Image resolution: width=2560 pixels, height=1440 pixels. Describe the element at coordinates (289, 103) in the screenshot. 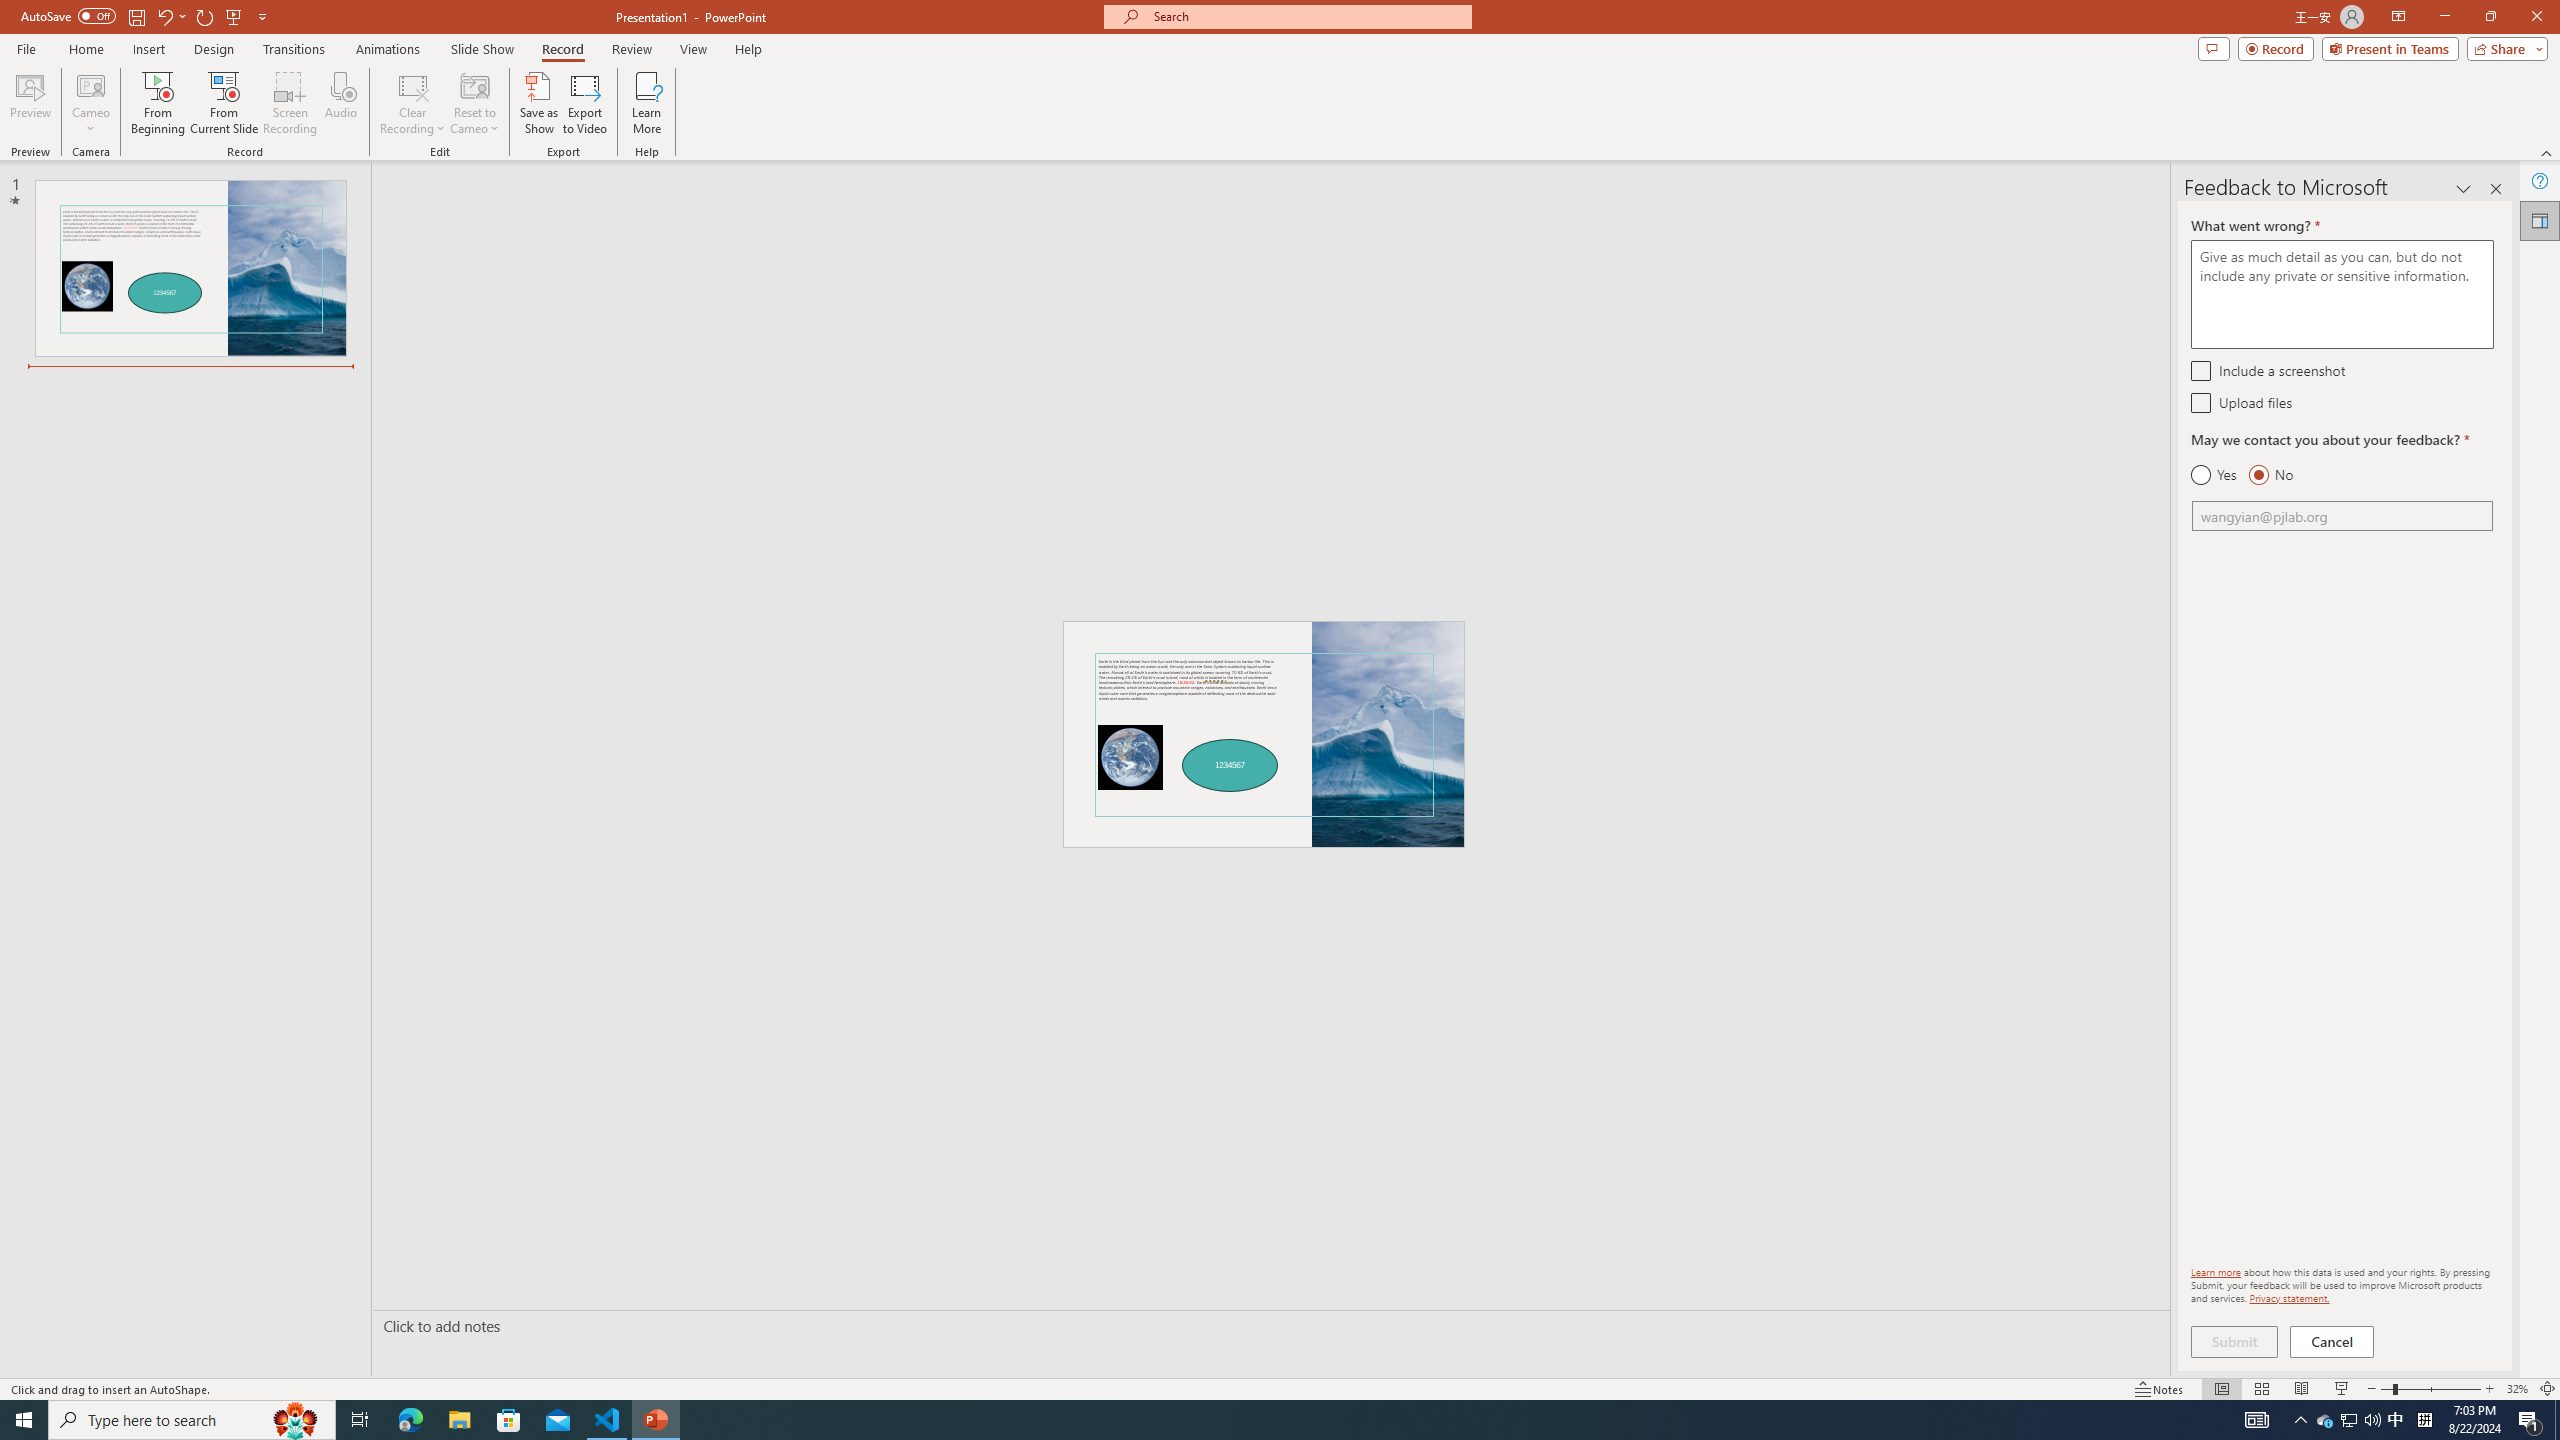

I see `'Screen Recording'` at that location.